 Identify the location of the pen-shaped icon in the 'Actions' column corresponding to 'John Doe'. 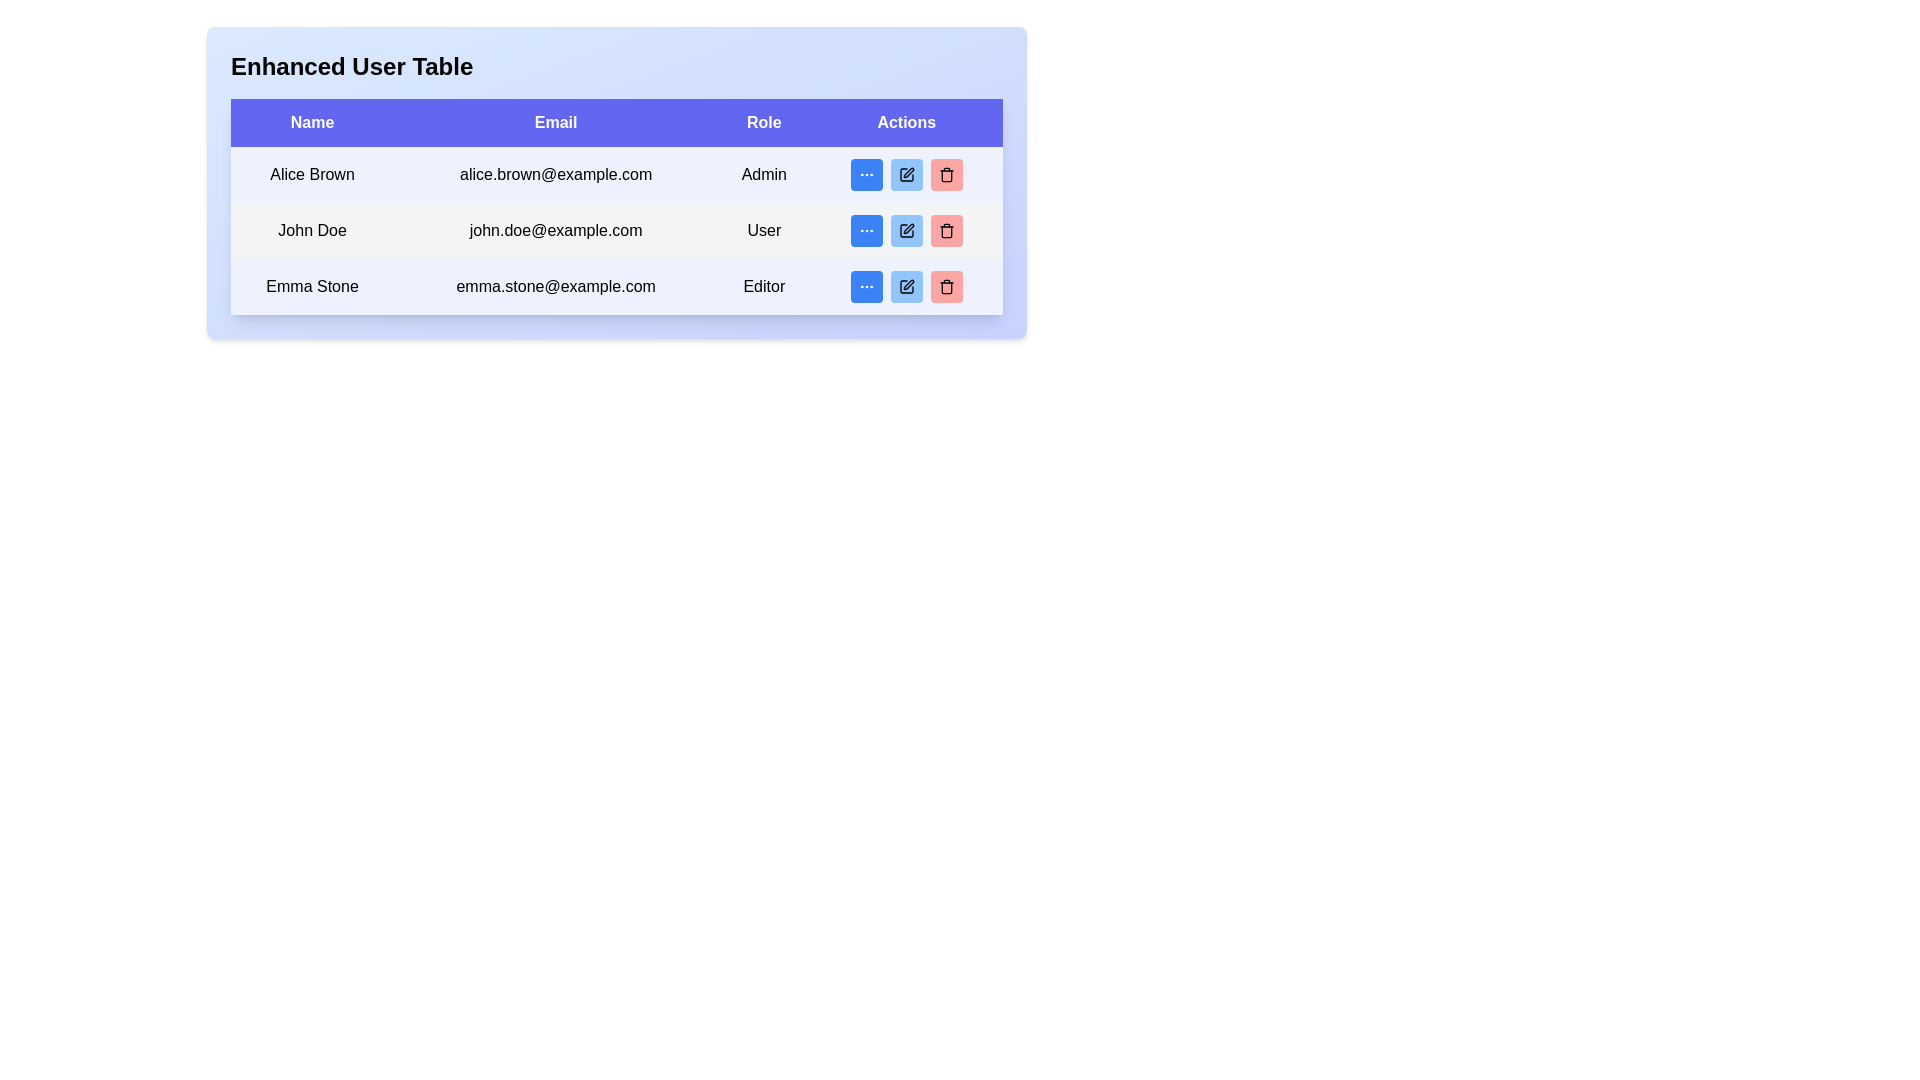
(907, 227).